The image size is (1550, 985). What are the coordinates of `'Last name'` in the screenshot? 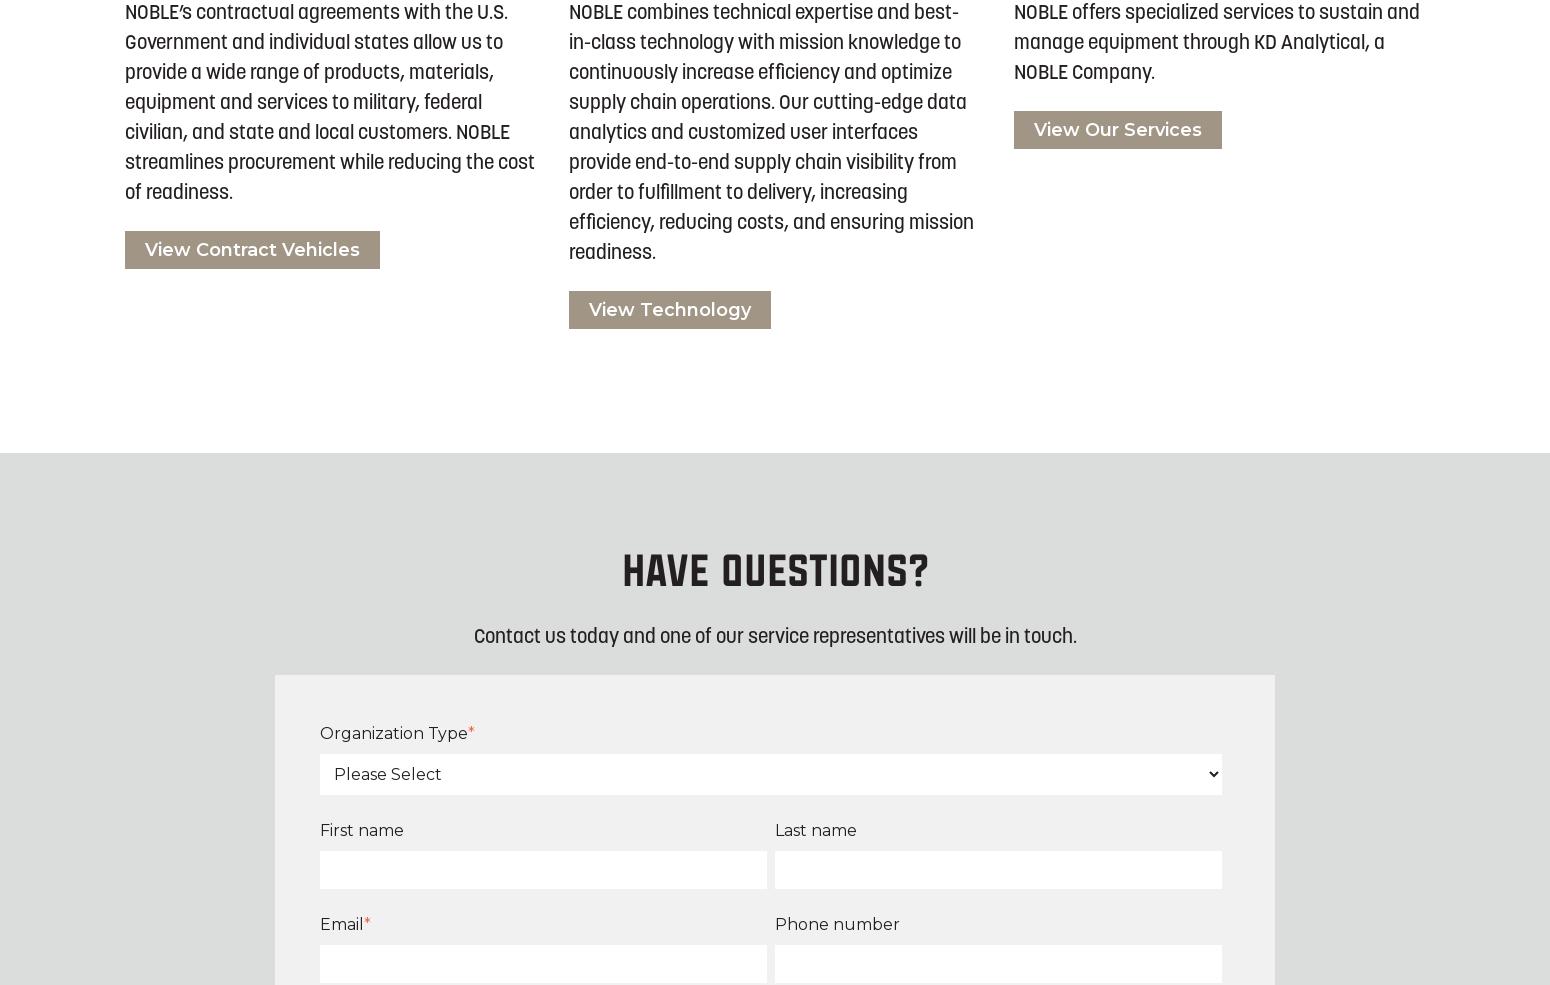 It's located at (815, 828).